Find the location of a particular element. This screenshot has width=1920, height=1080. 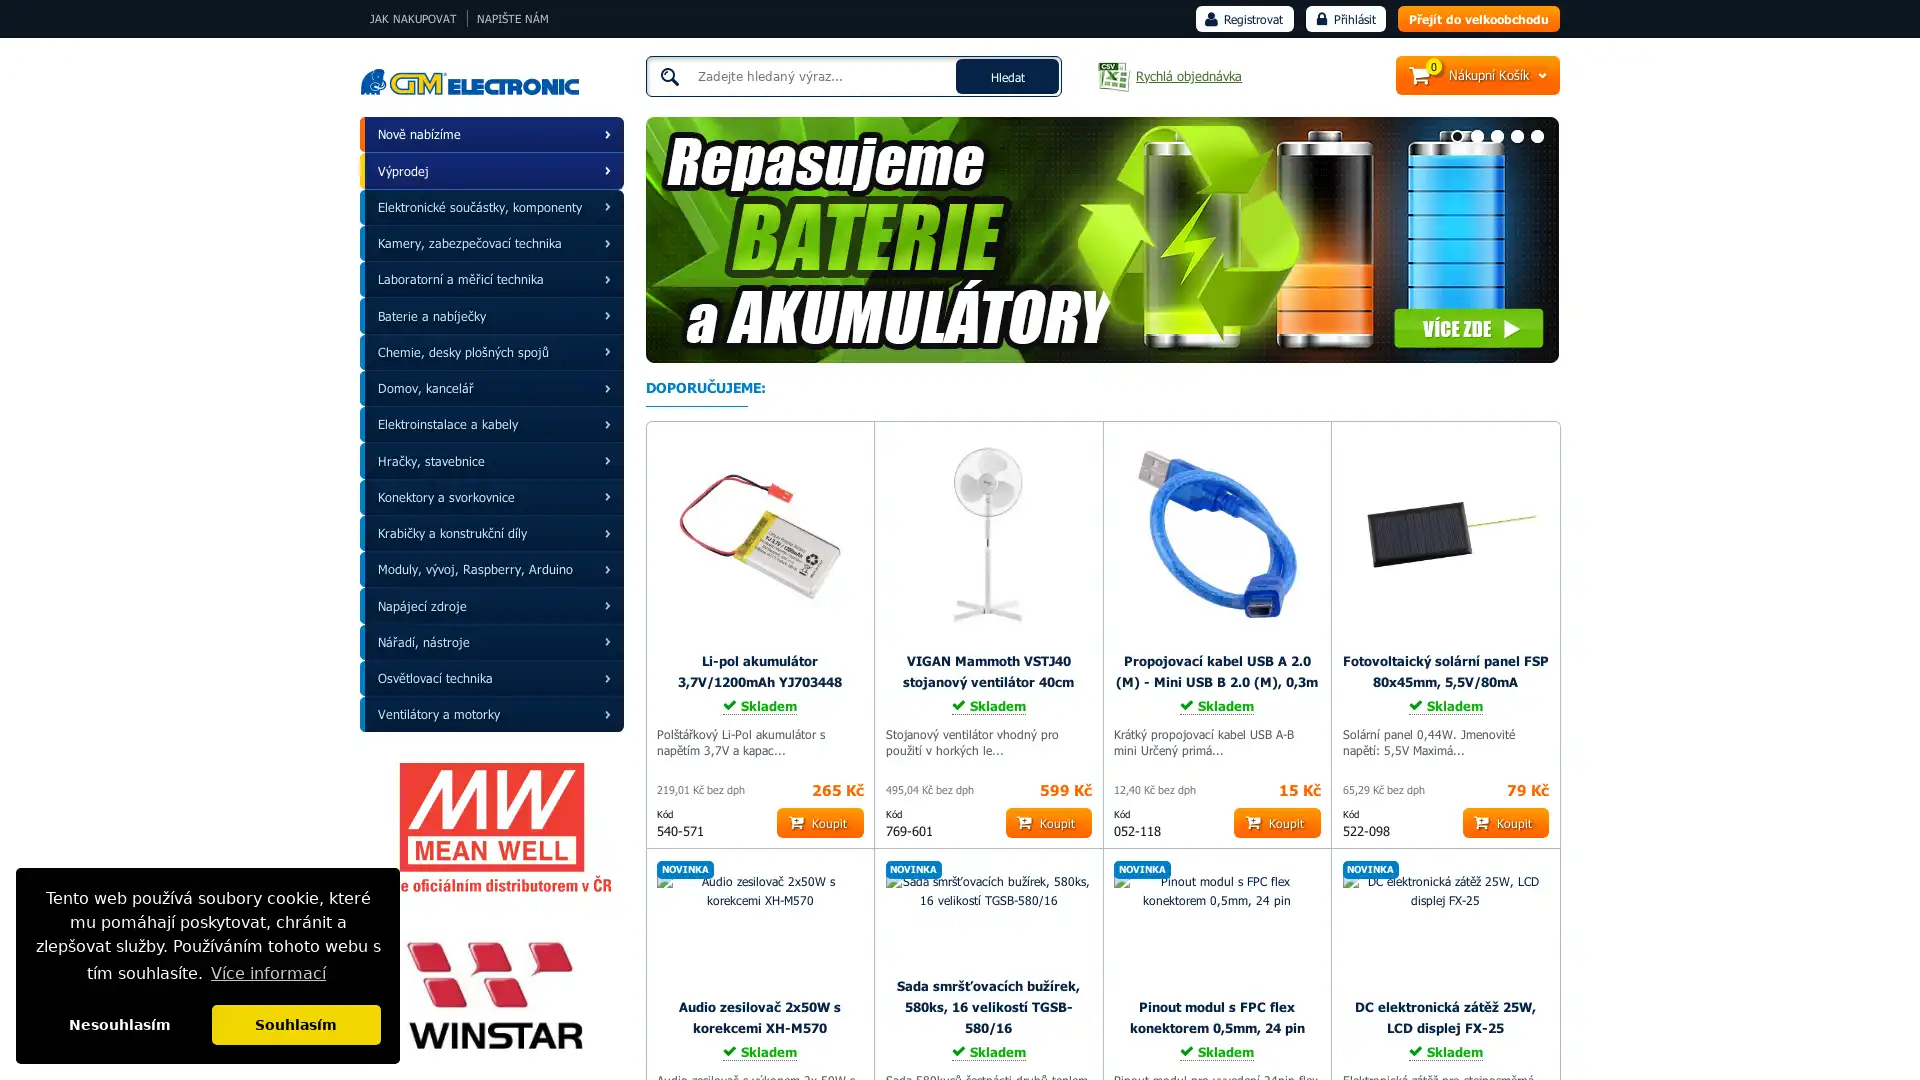

dismiss cookie message is located at coordinates (118, 1024).